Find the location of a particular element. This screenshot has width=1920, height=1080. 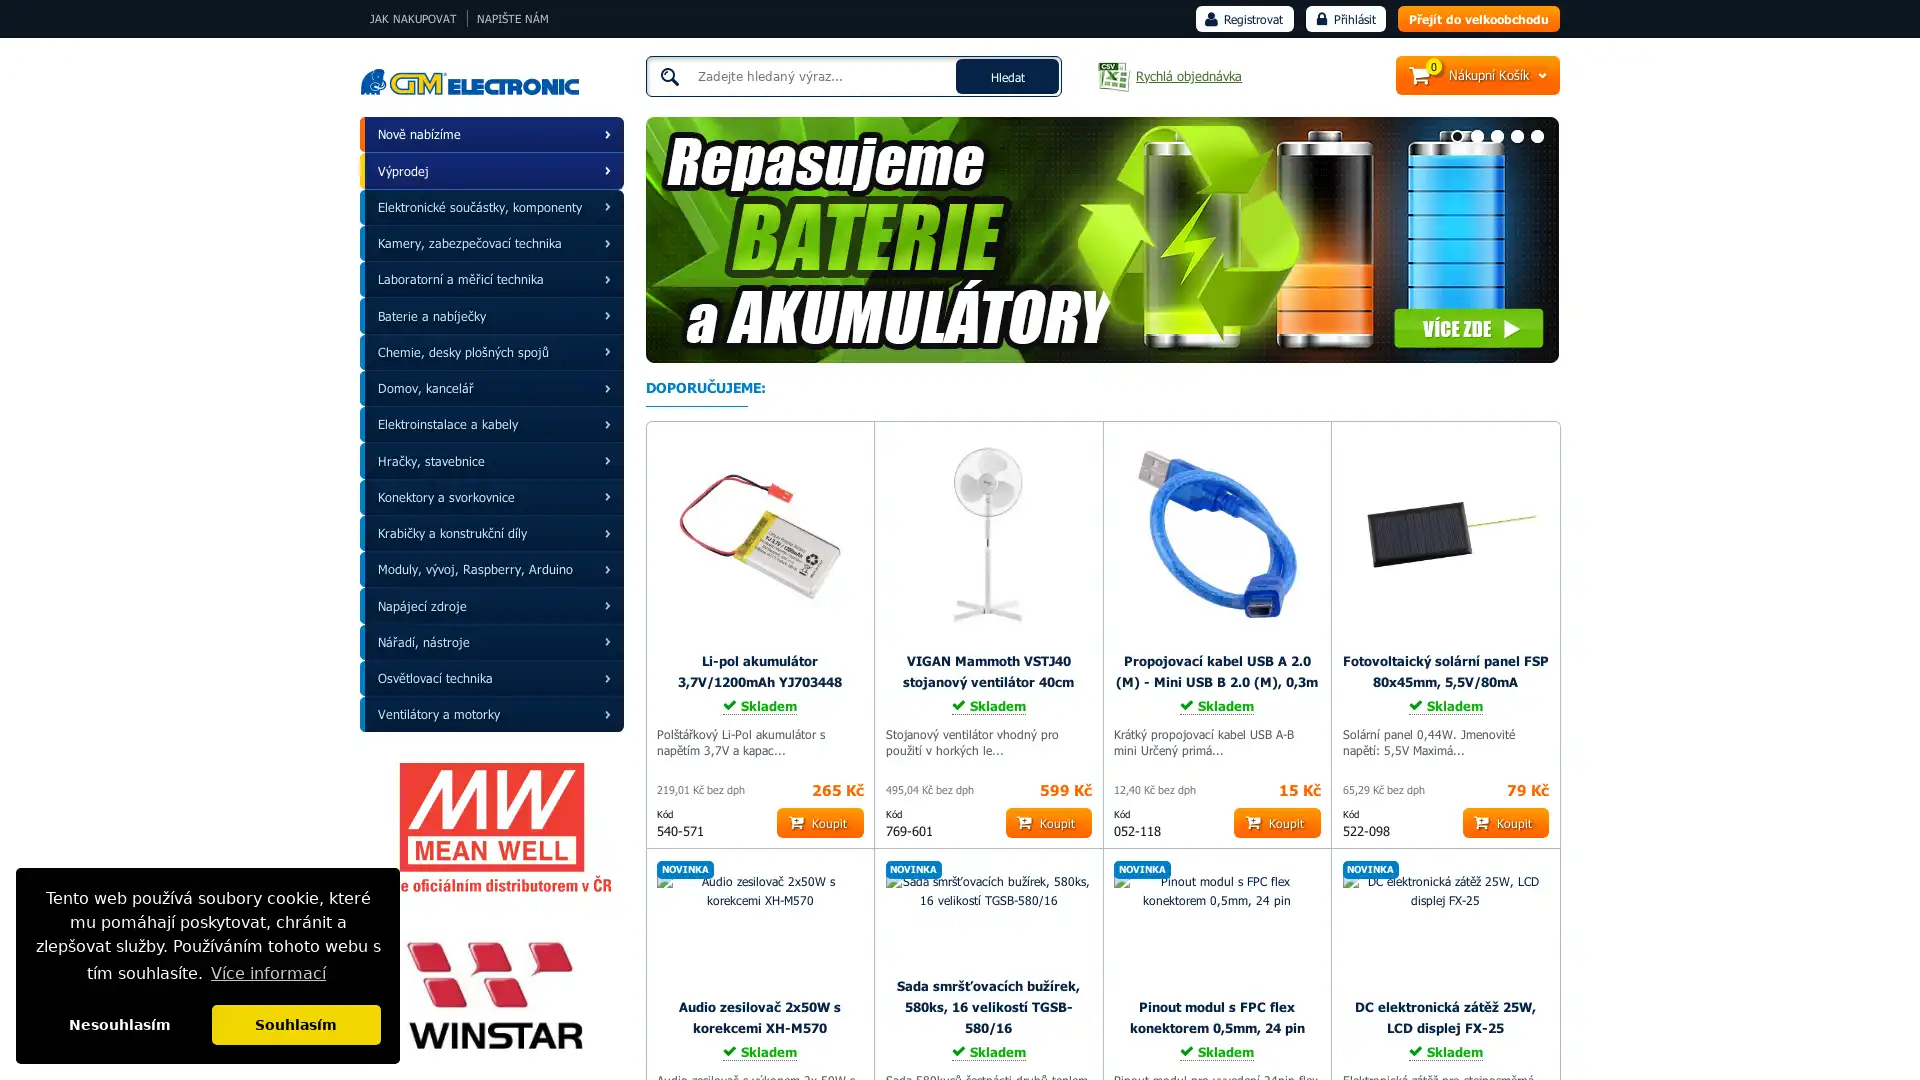

dismiss cookie message is located at coordinates (118, 1024).